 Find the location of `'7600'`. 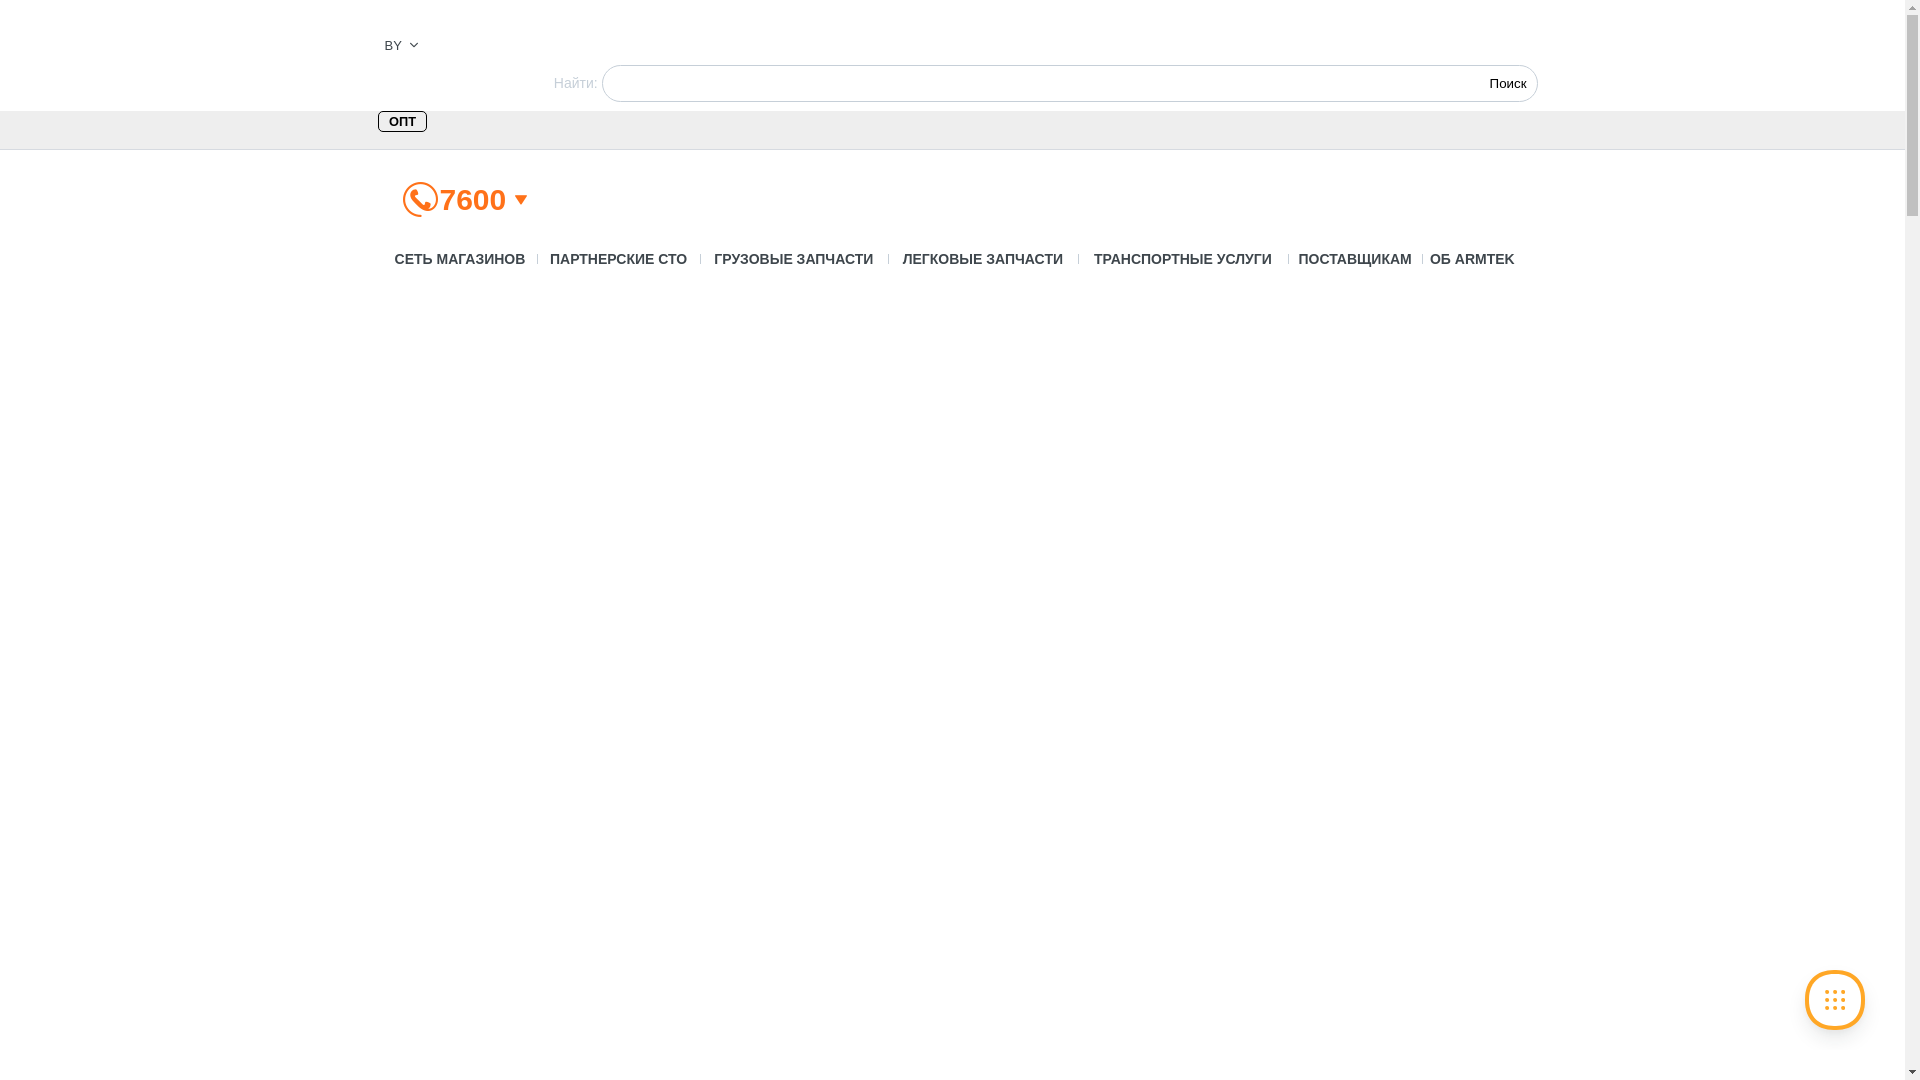

'7600' is located at coordinates (472, 199).